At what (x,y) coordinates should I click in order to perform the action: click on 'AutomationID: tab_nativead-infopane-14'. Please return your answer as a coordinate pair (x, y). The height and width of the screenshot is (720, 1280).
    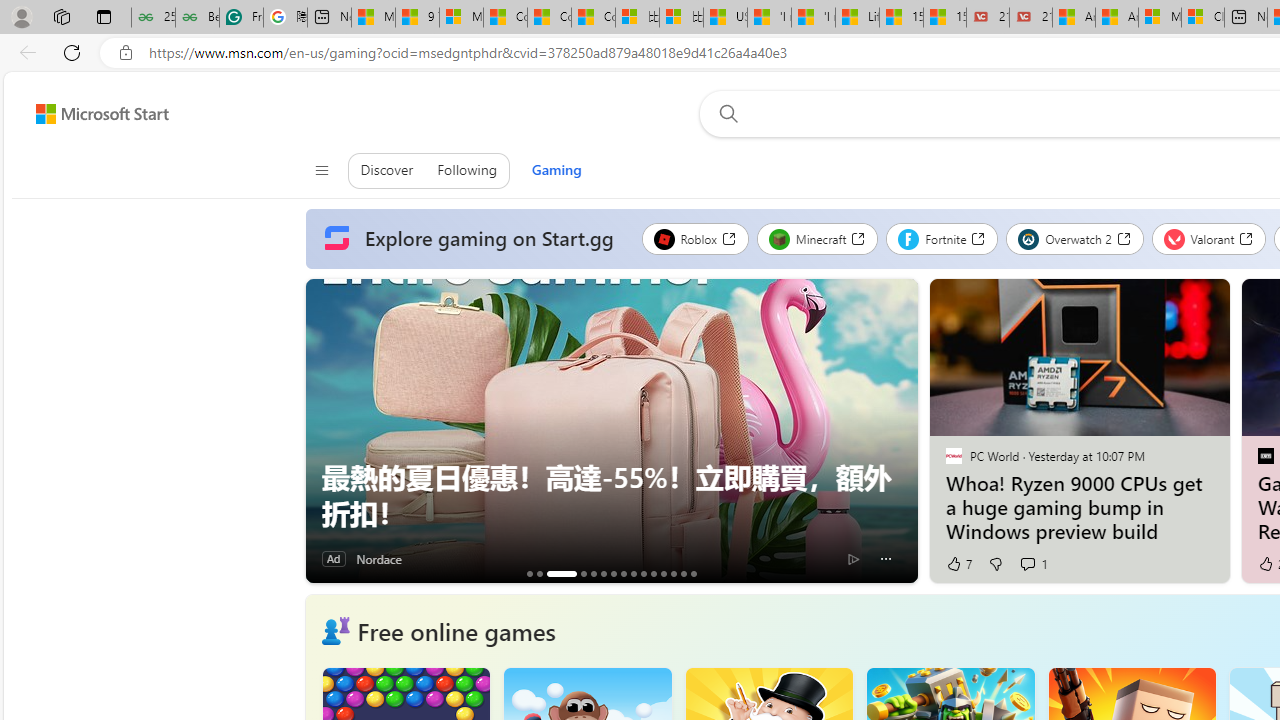
    Looking at the image, I should click on (683, 573).